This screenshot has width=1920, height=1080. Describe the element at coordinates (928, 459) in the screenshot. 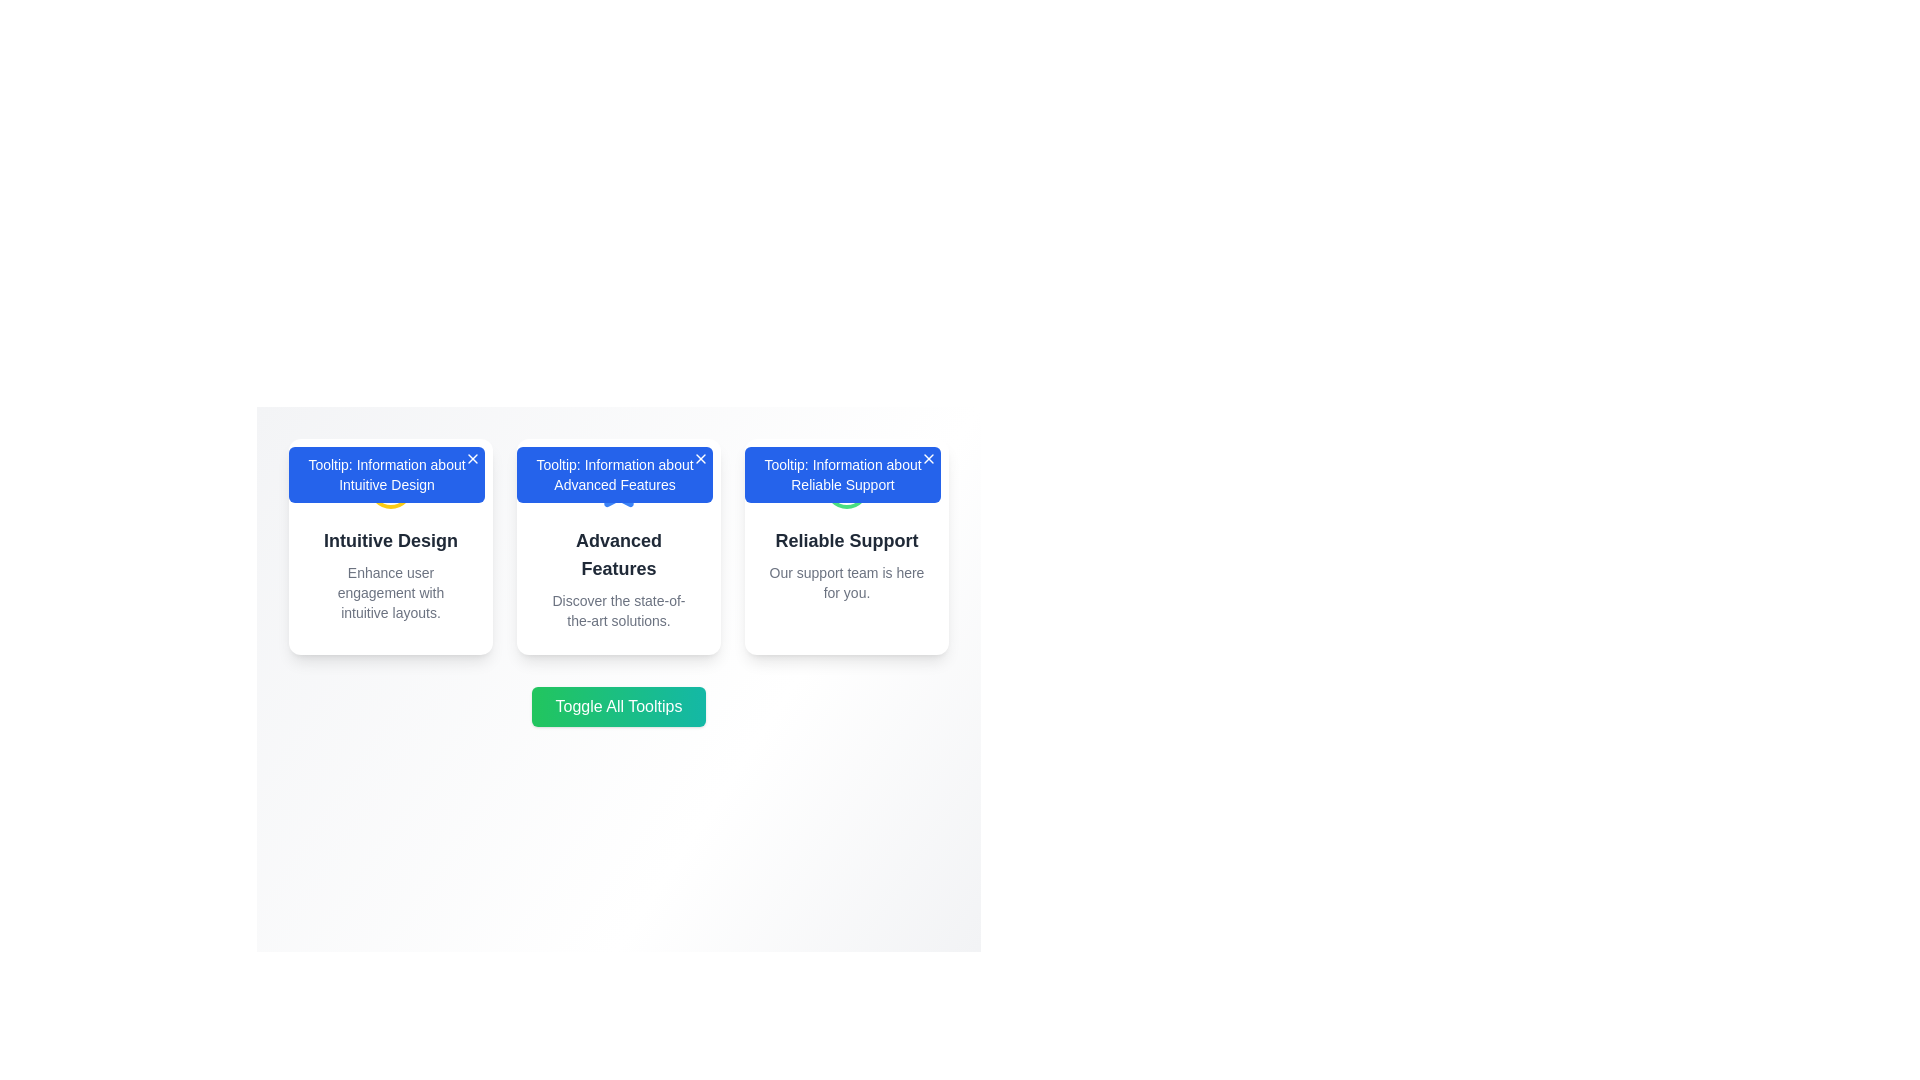

I see `the close button represented by an 'X' icon located at the top-right corner of the tooltip labeled 'Tooltip: Information about Reliable Support'` at that location.